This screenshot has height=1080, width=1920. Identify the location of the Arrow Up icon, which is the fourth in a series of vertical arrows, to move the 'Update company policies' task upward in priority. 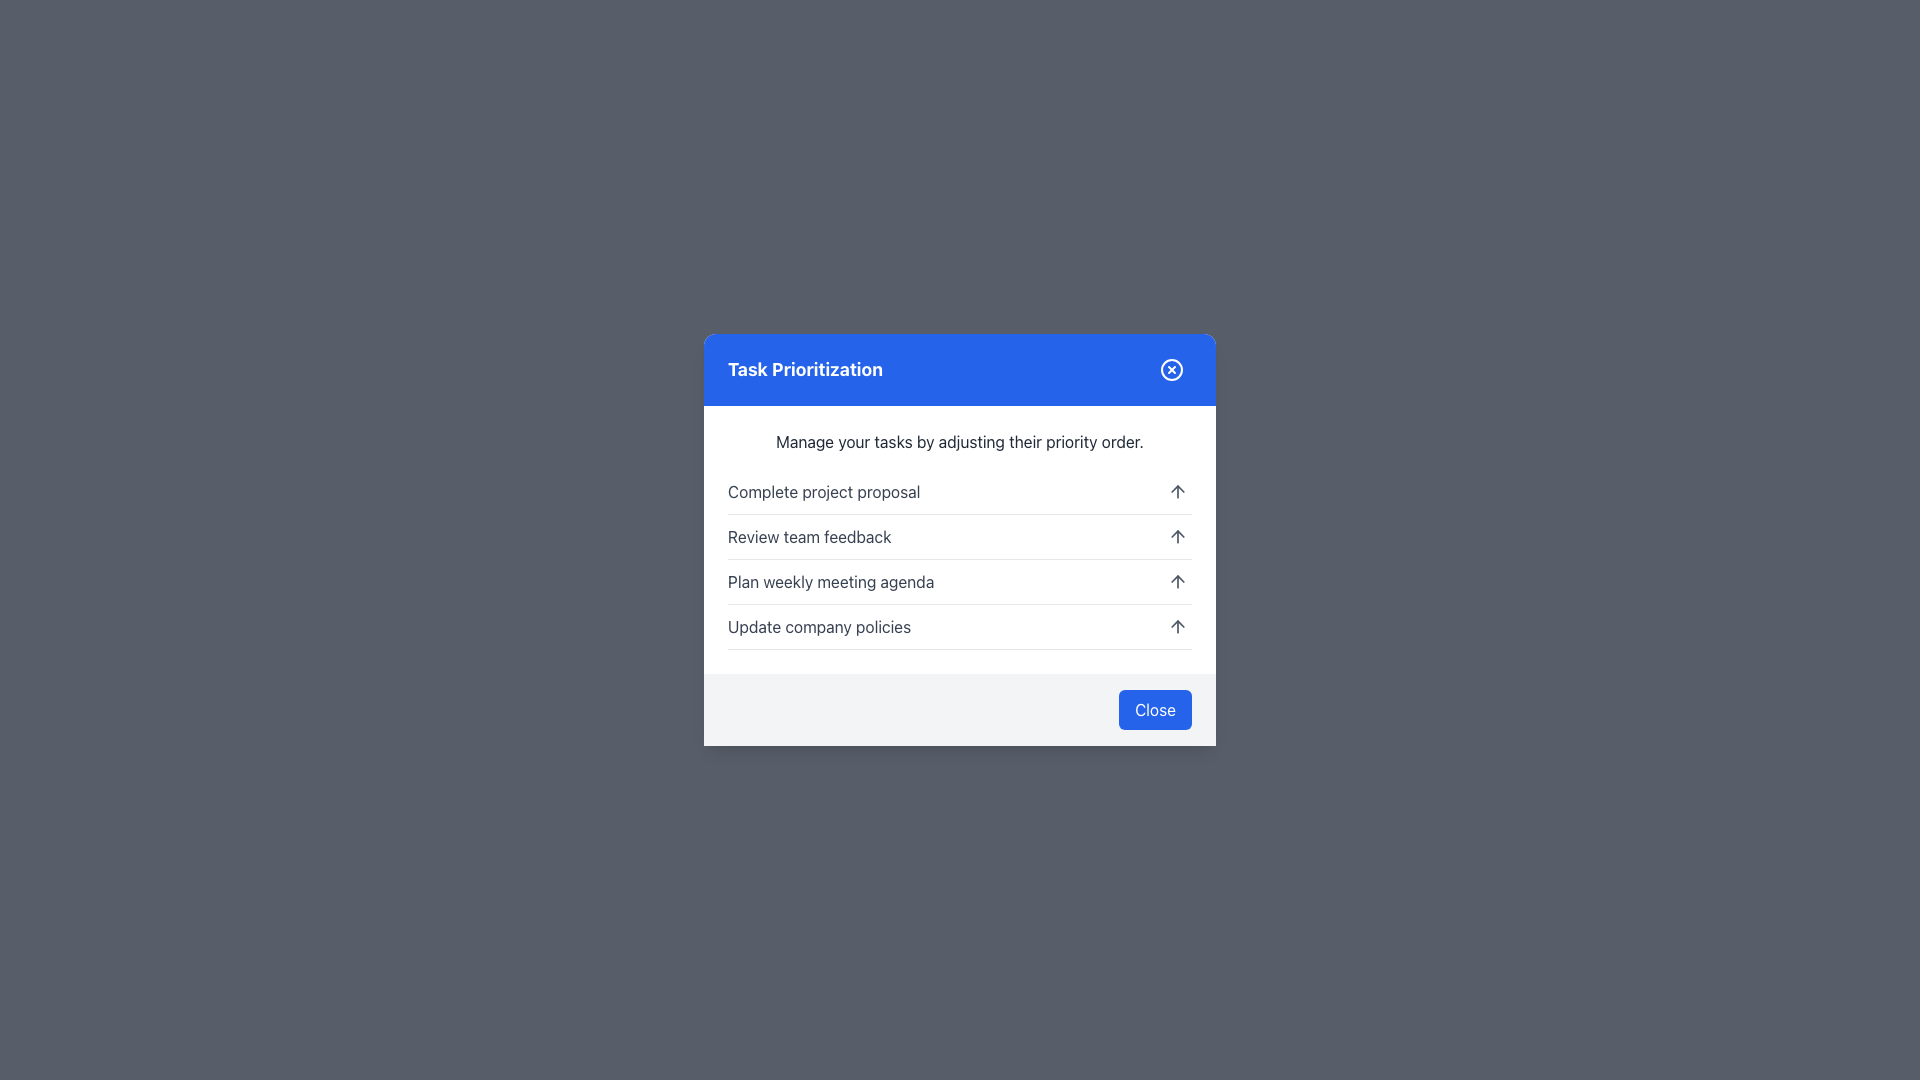
(1177, 626).